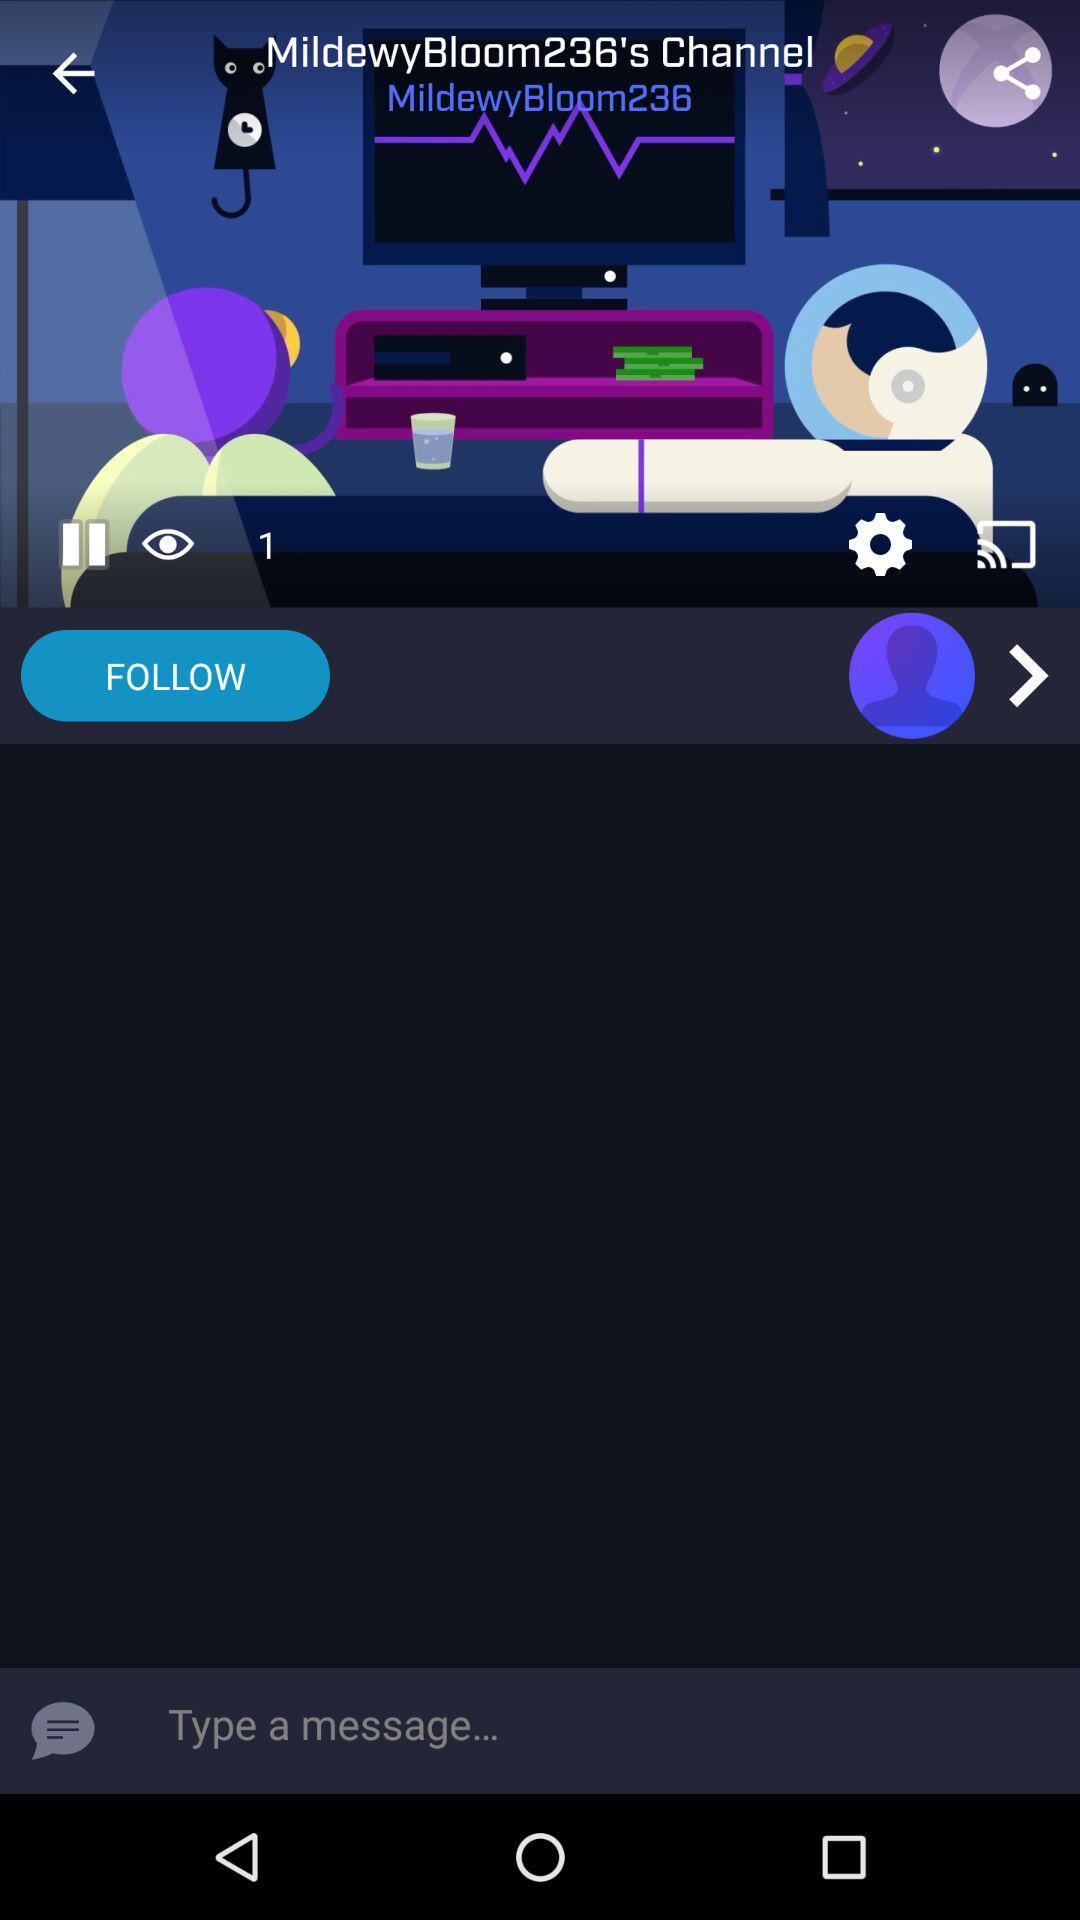 This screenshot has height=1920, width=1080. What do you see at coordinates (174, 675) in the screenshot?
I see `follow item` at bounding box center [174, 675].